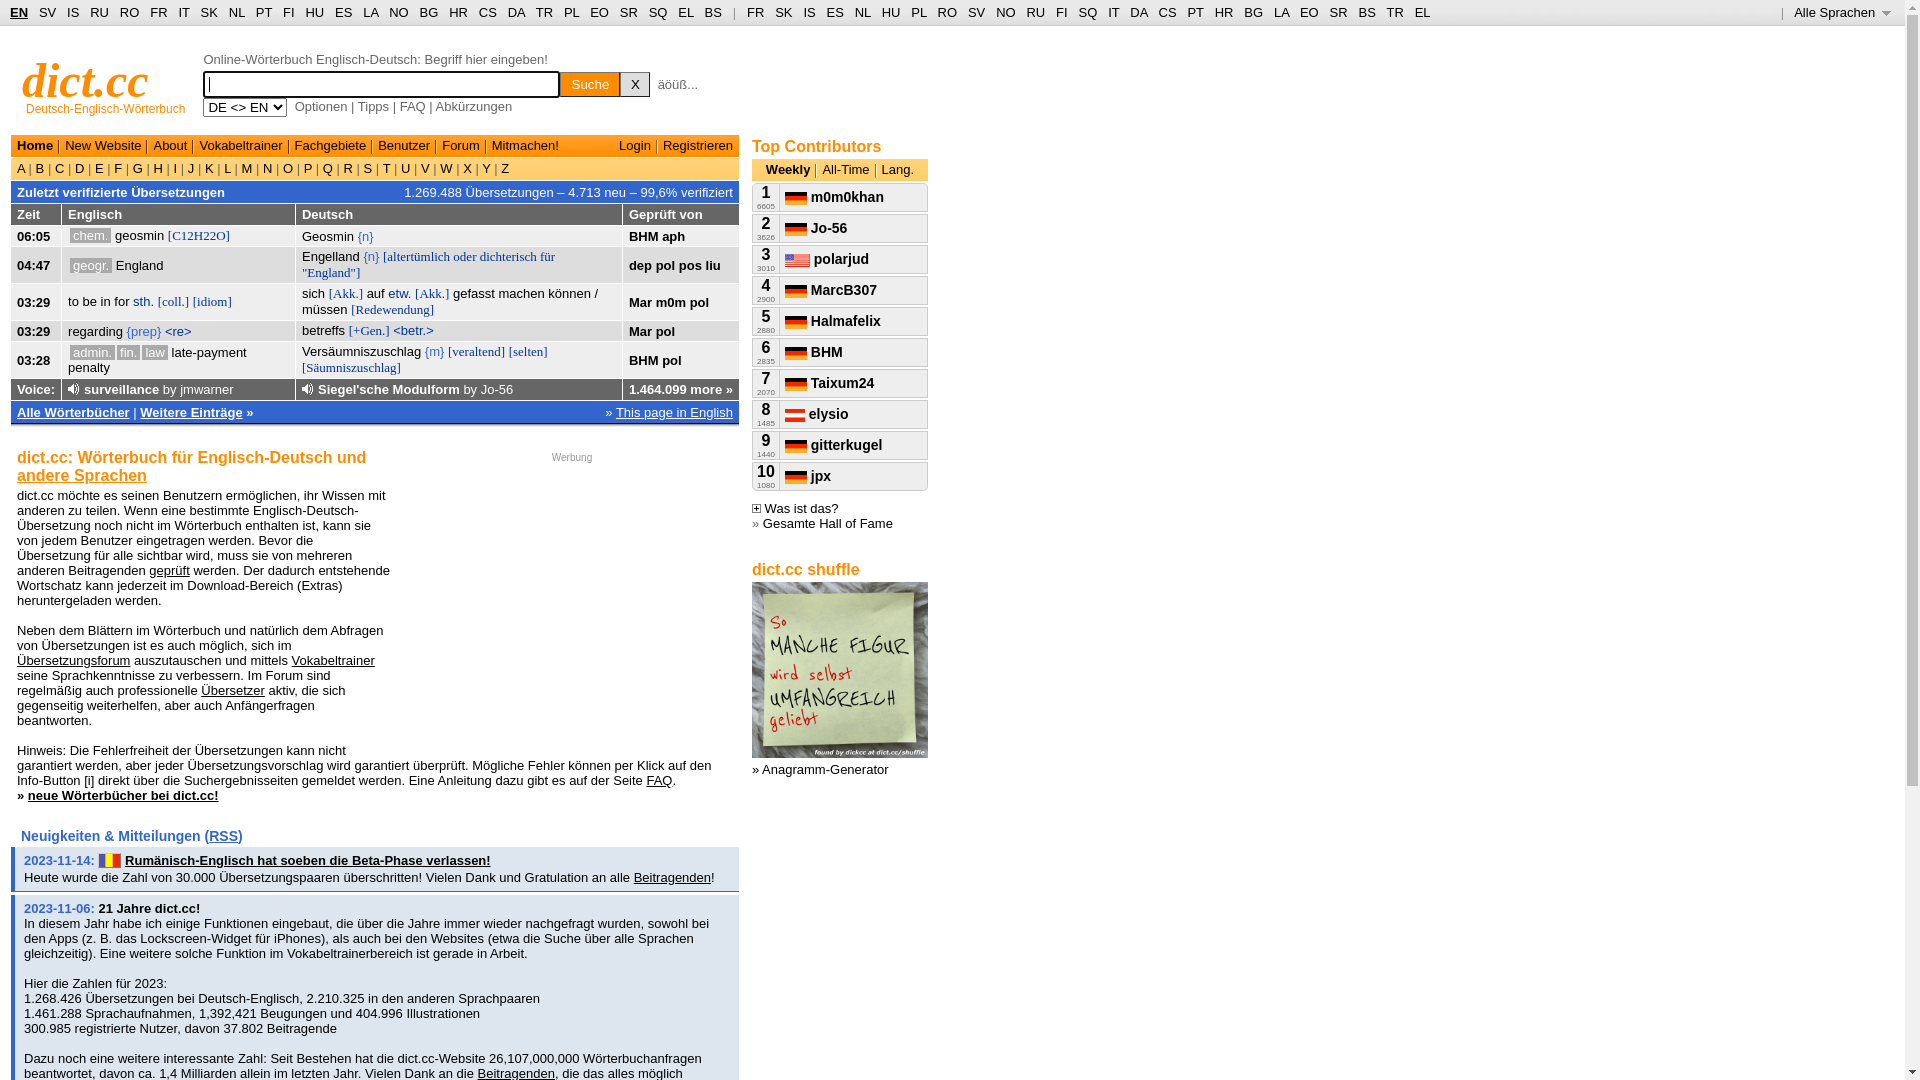 Image resolution: width=1920 pixels, height=1080 pixels. What do you see at coordinates (33, 358) in the screenshot?
I see `'03:28'` at bounding box center [33, 358].